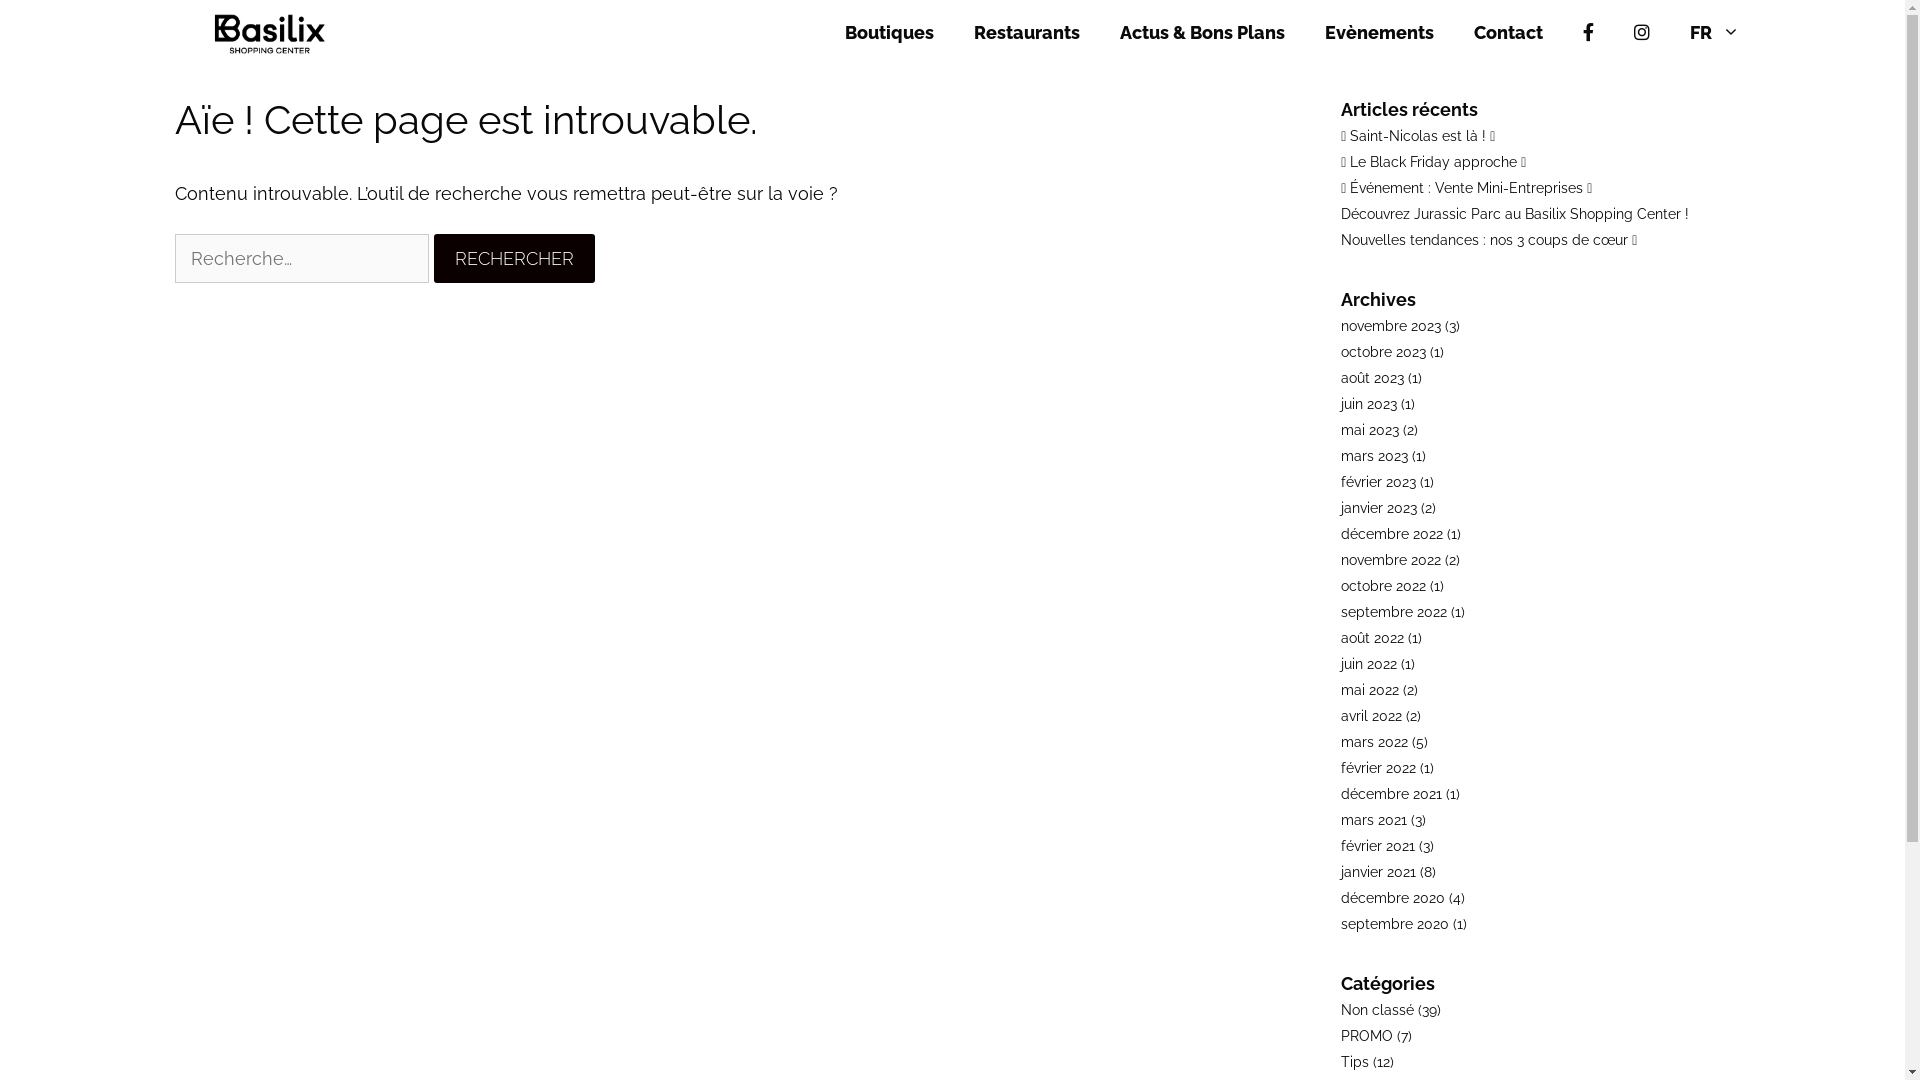 Image resolution: width=1920 pixels, height=1080 pixels. Describe the element at coordinates (1390, 325) in the screenshot. I see `'novembre 2023'` at that location.